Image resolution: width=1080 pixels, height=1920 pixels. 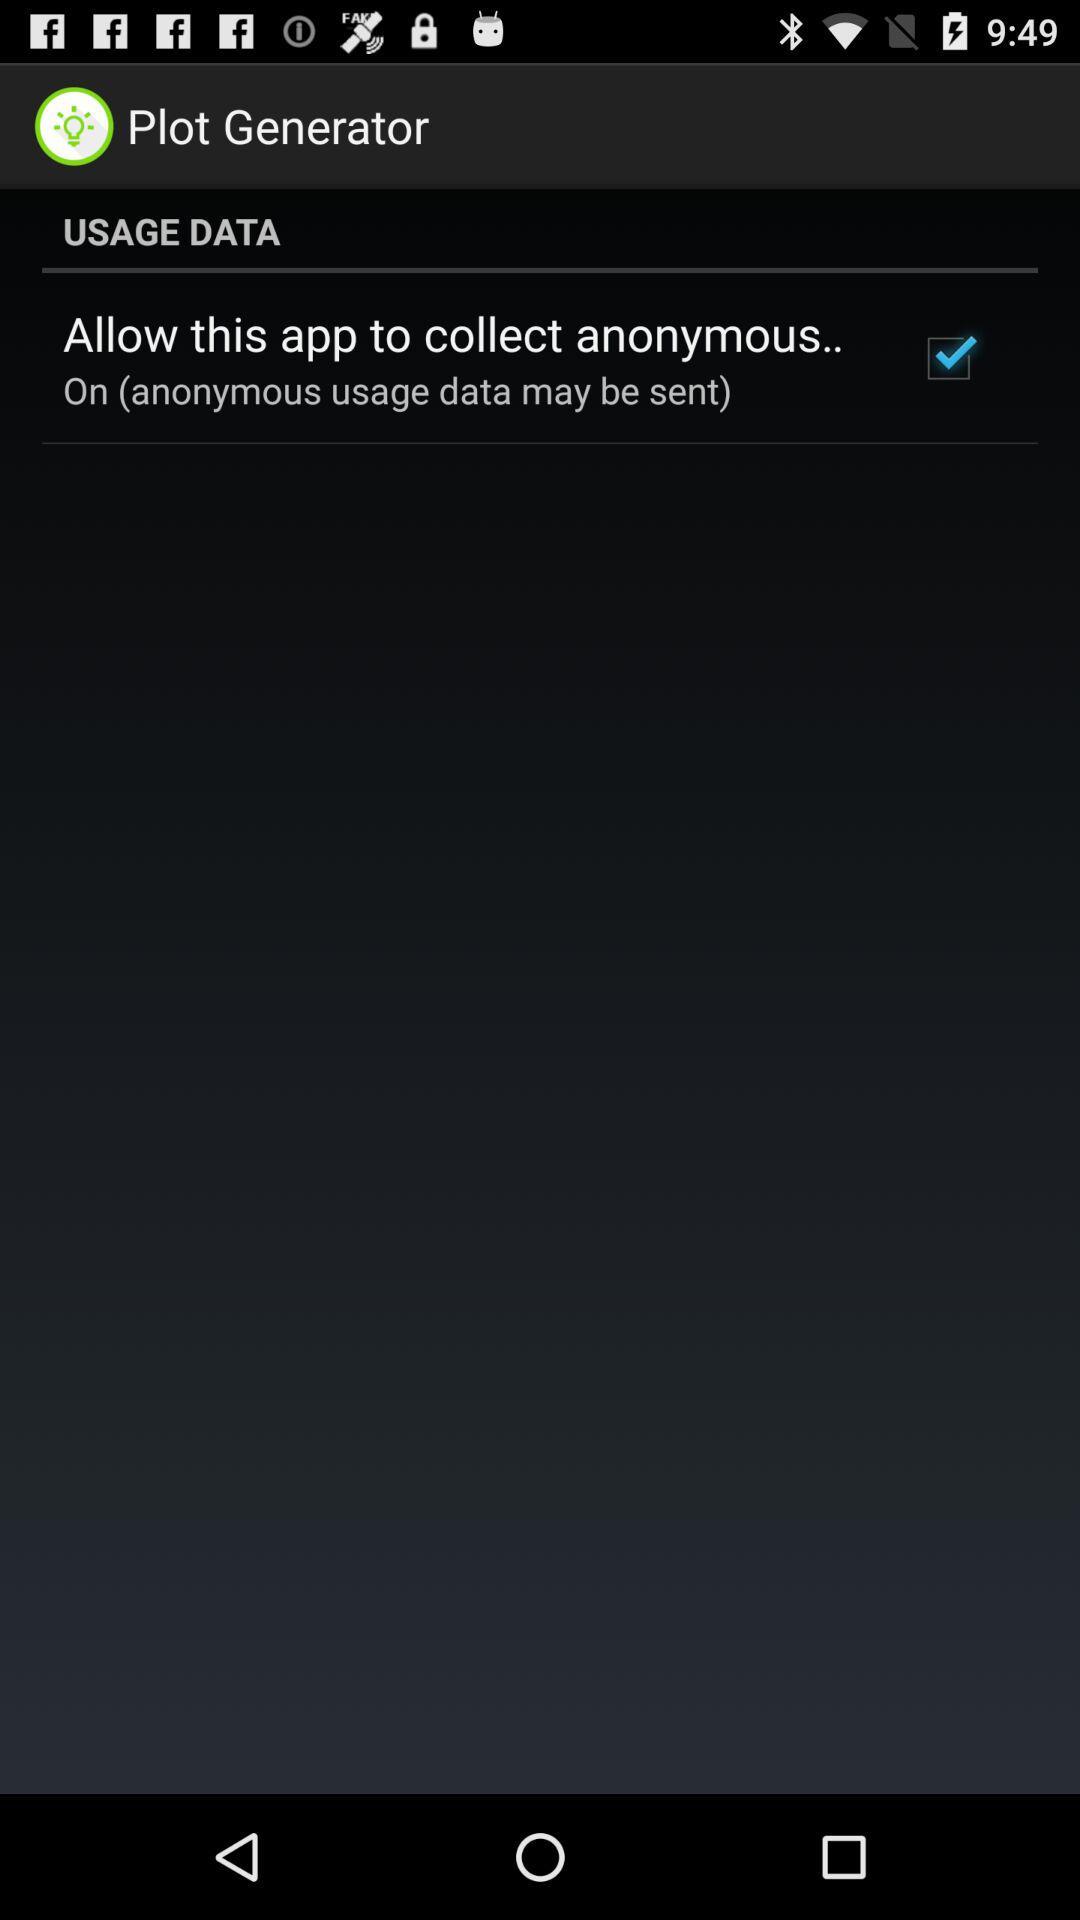 What do you see at coordinates (947, 358) in the screenshot?
I see `icon below the usage data icon` at bounding box center [947, 358].